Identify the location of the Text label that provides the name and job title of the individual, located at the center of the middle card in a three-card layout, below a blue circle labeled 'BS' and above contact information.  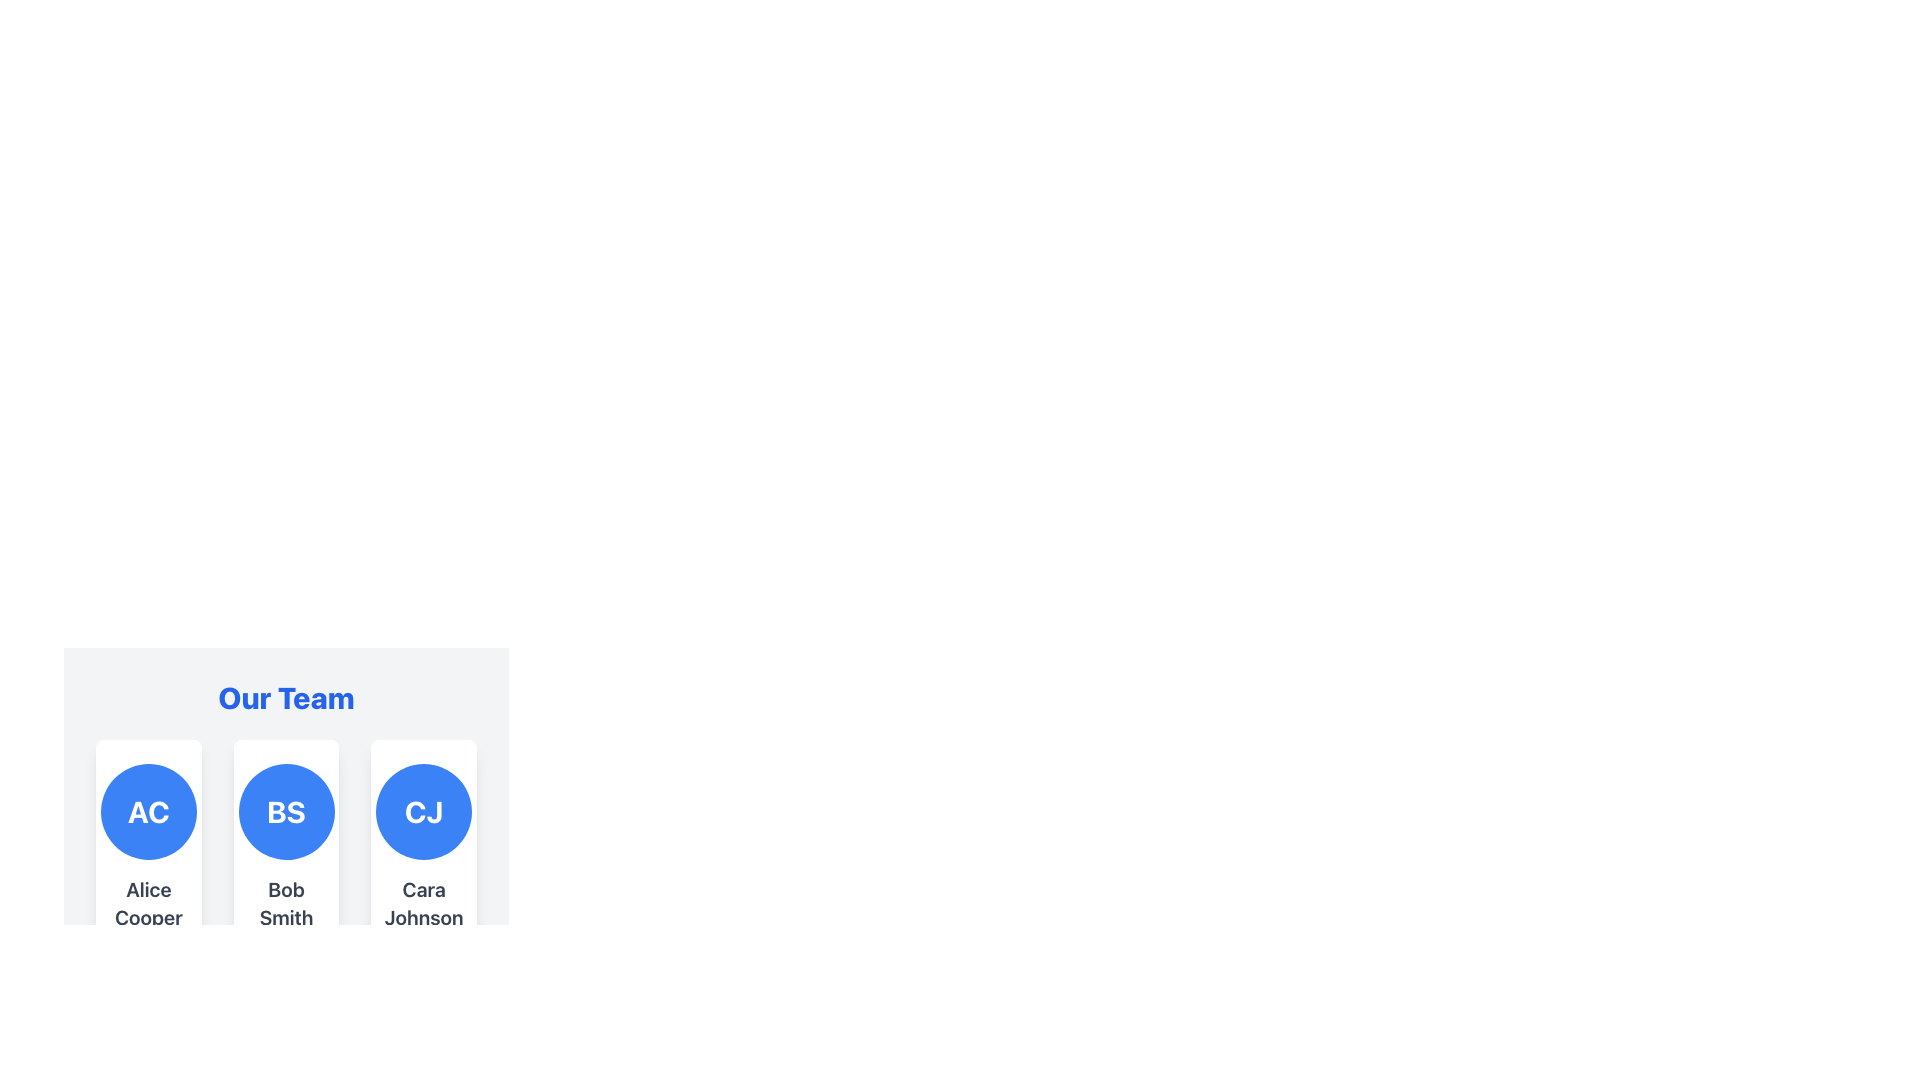
(285, 915).